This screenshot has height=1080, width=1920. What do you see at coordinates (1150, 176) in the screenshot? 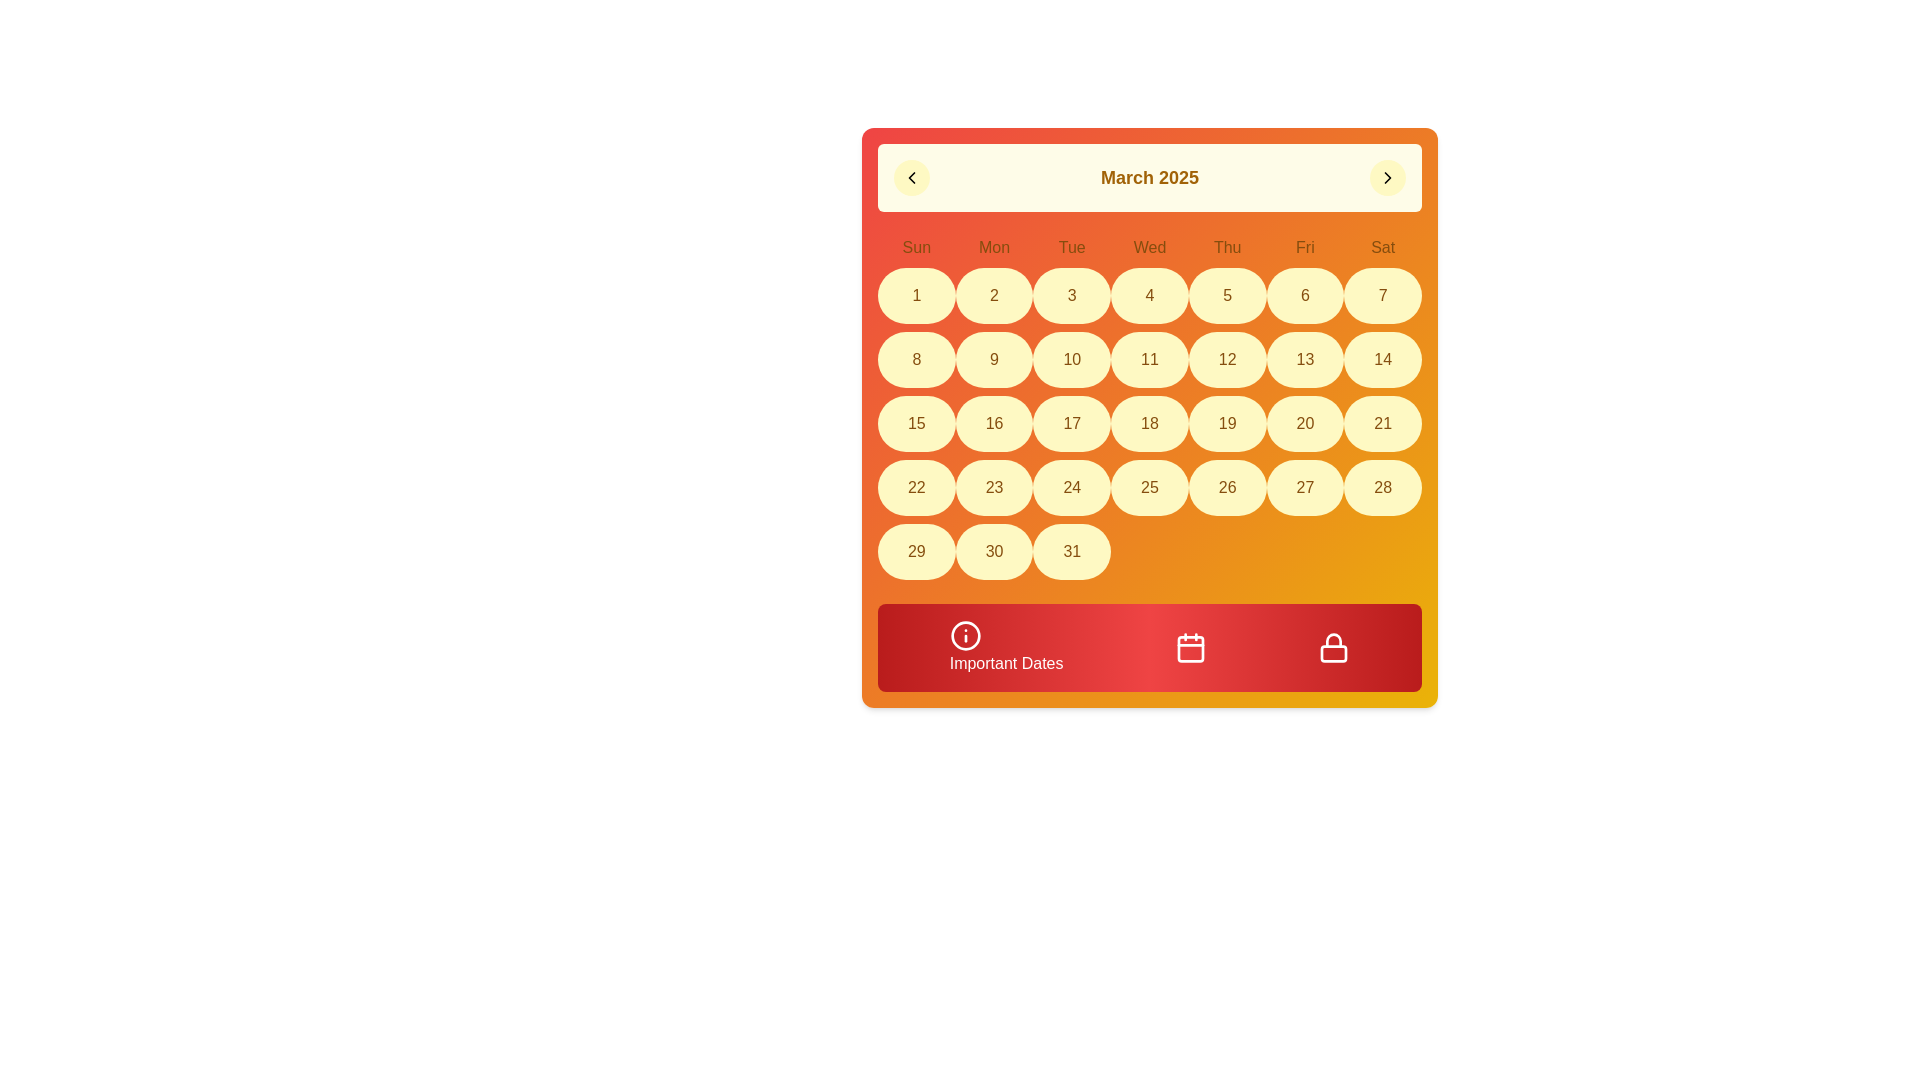
I see `the calendar header displaying the current month and year, which is centrally located in the header area of the calendar interface` at bounding box center [1150, 176].